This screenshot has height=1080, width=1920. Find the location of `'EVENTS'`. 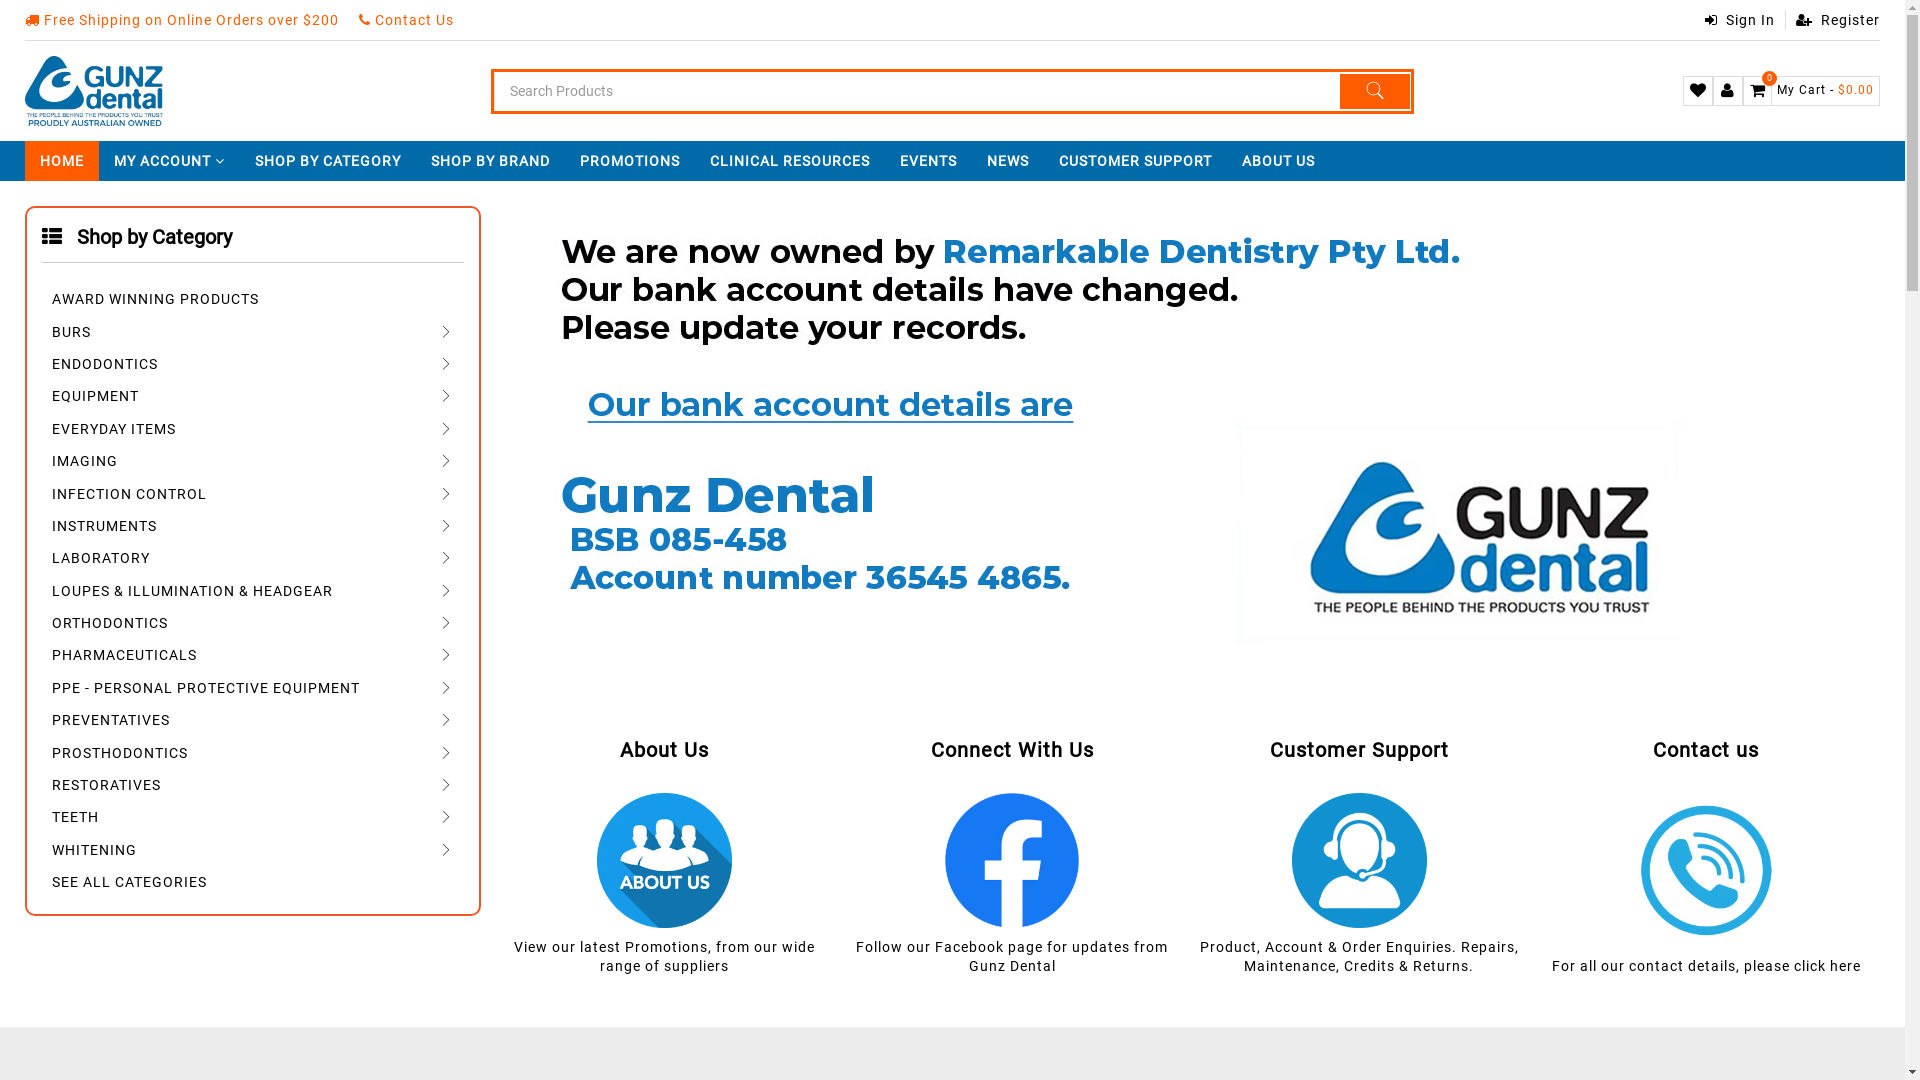

'EVENTS' is located at coordinates (883, 160).